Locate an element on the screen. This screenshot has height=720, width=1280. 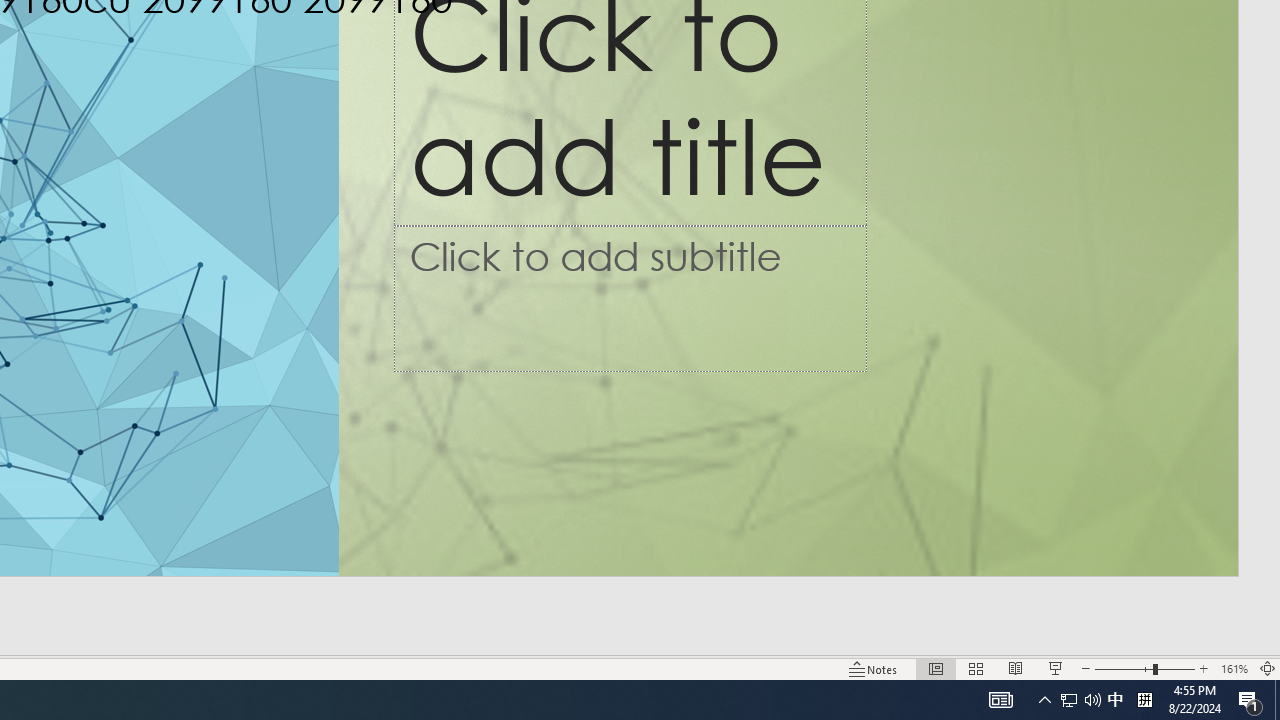
'Zoom 161%' is located at coordinates (1233, 669).